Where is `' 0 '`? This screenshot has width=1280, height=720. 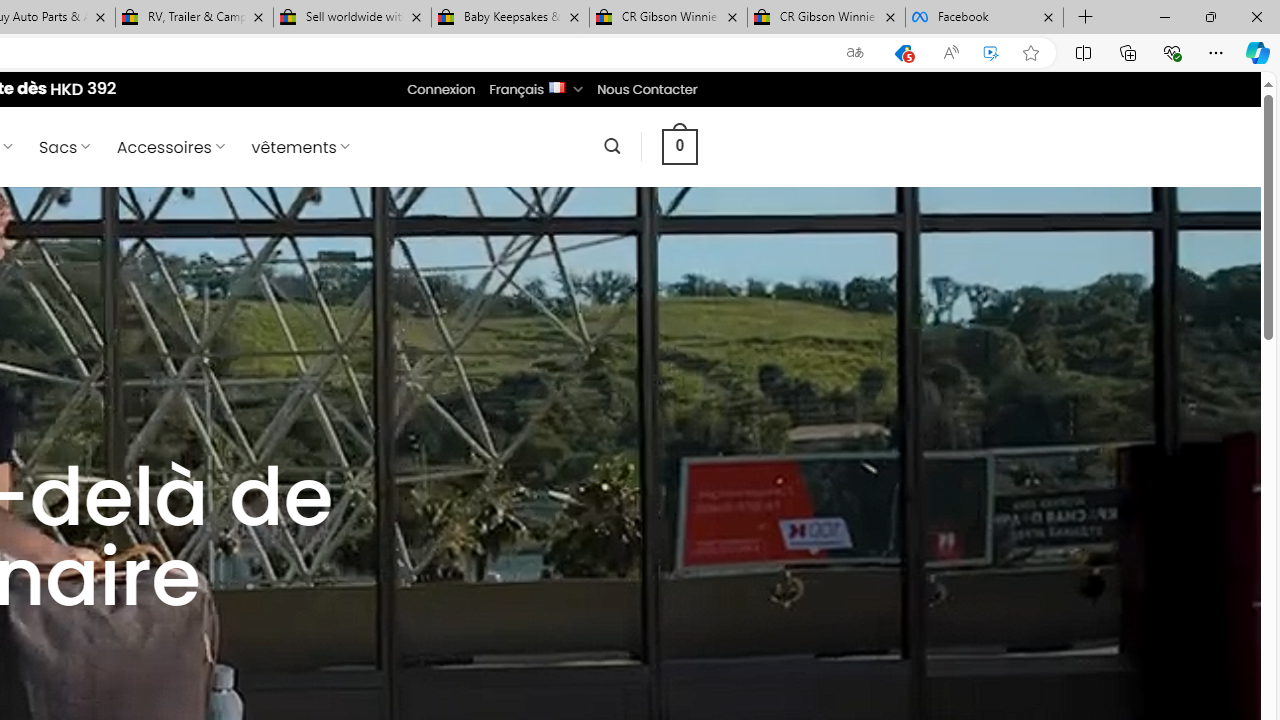 ' 0 ' is located at coordinates (679, 145).